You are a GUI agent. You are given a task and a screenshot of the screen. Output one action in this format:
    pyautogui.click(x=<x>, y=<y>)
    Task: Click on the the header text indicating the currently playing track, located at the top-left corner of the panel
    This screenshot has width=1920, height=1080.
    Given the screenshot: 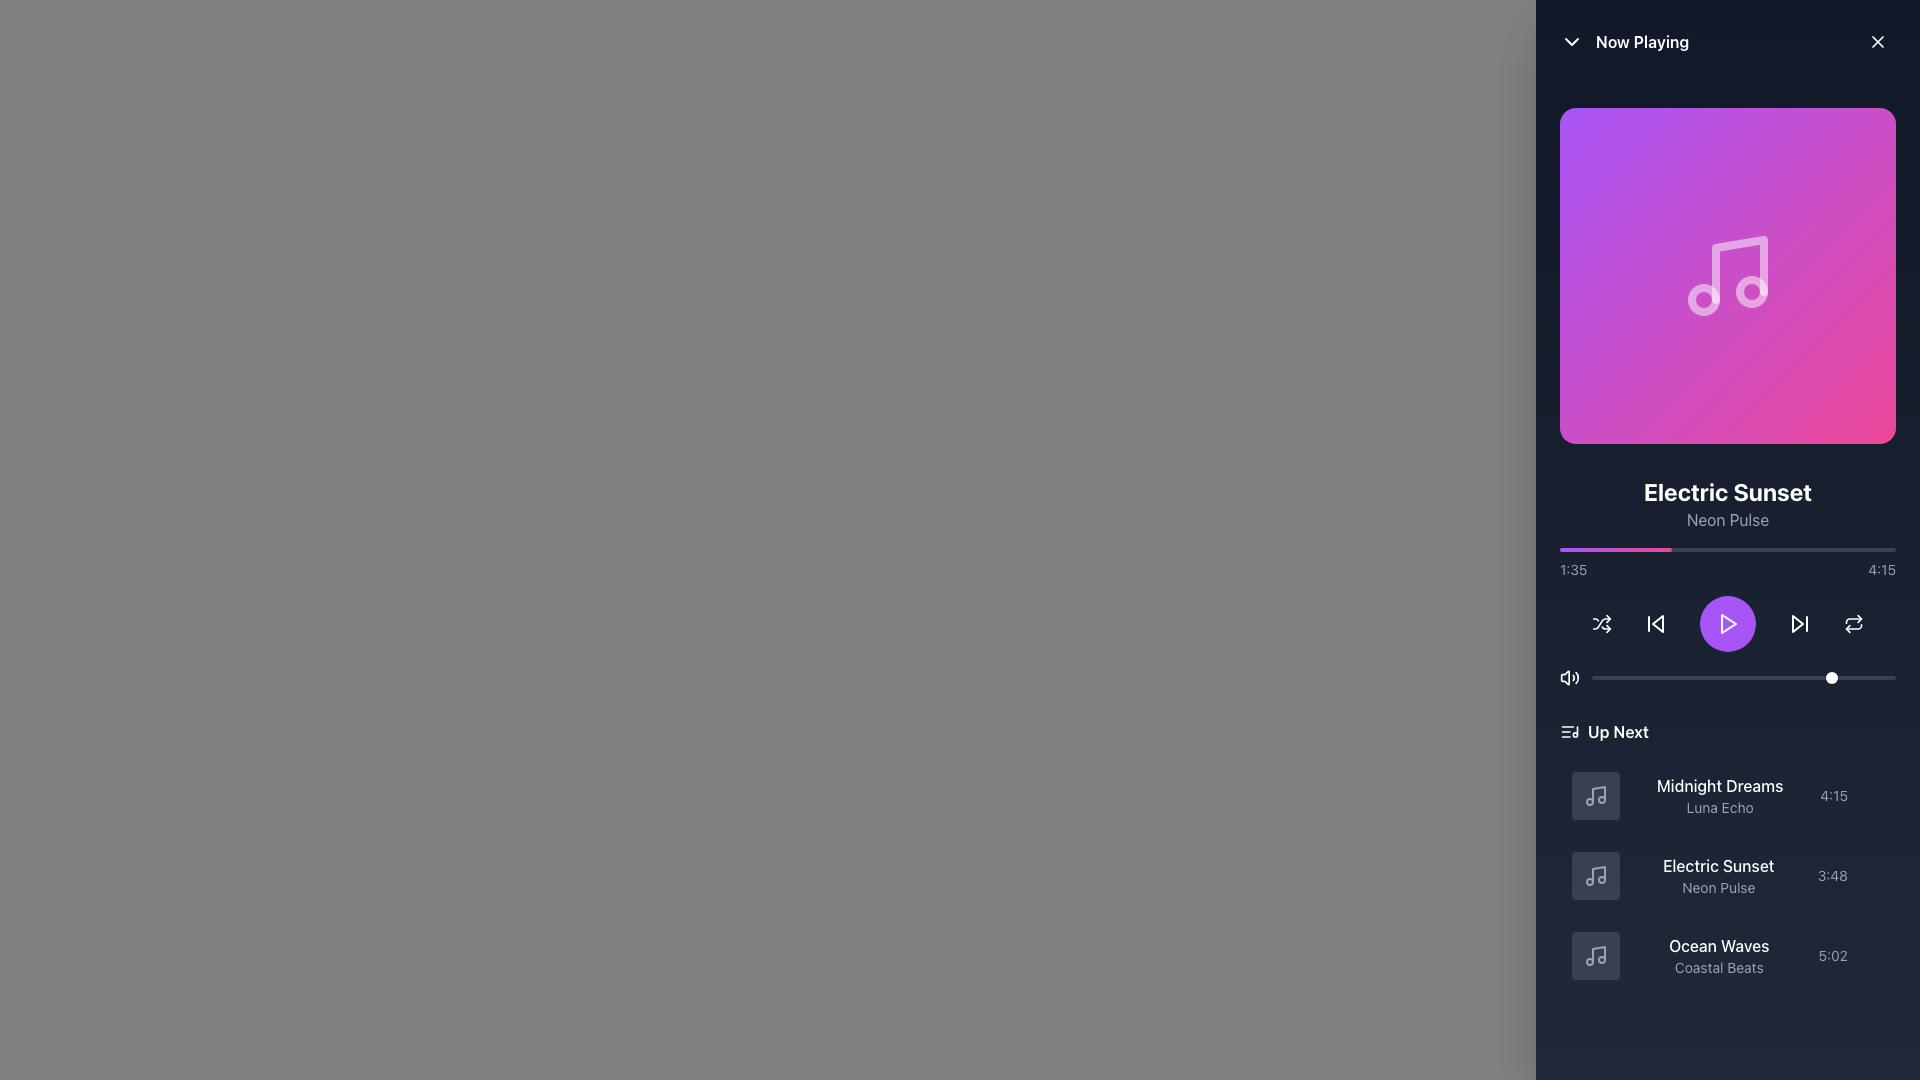 What is the action you would take?
    pyautogui.click(x=1624, y=42)
    